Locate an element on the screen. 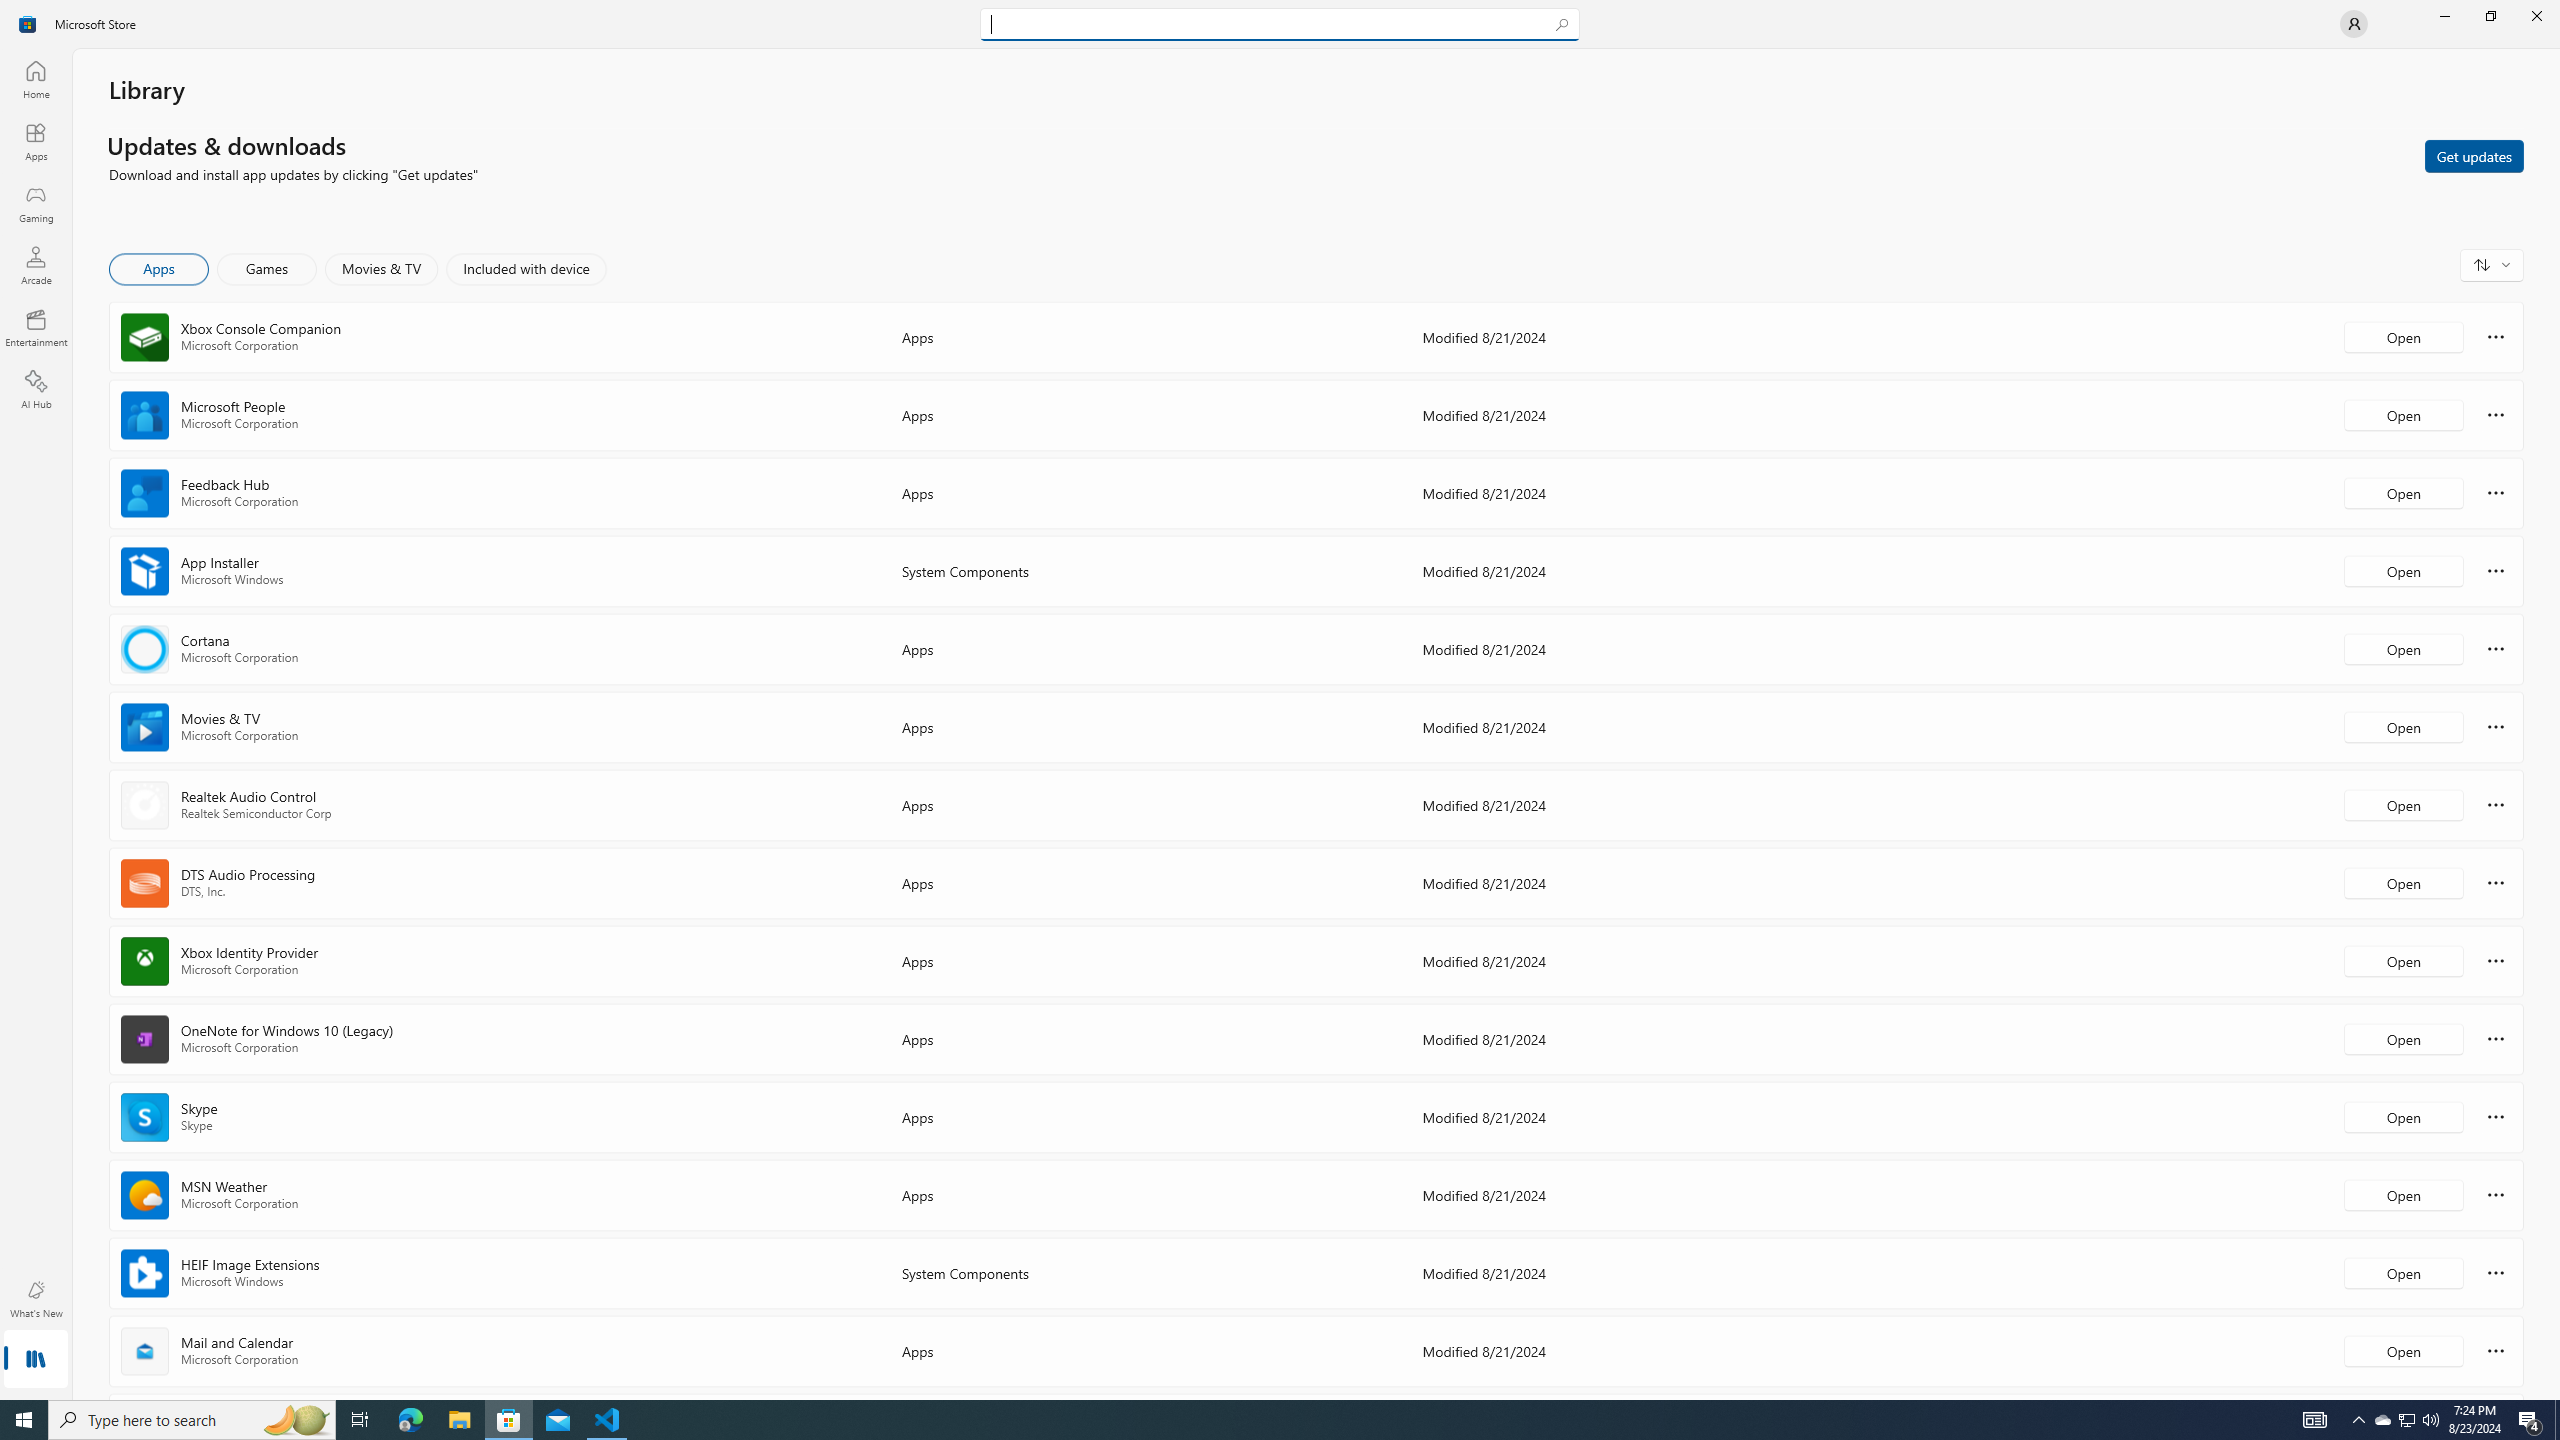  'Home' is located at coordinates (34, 78).